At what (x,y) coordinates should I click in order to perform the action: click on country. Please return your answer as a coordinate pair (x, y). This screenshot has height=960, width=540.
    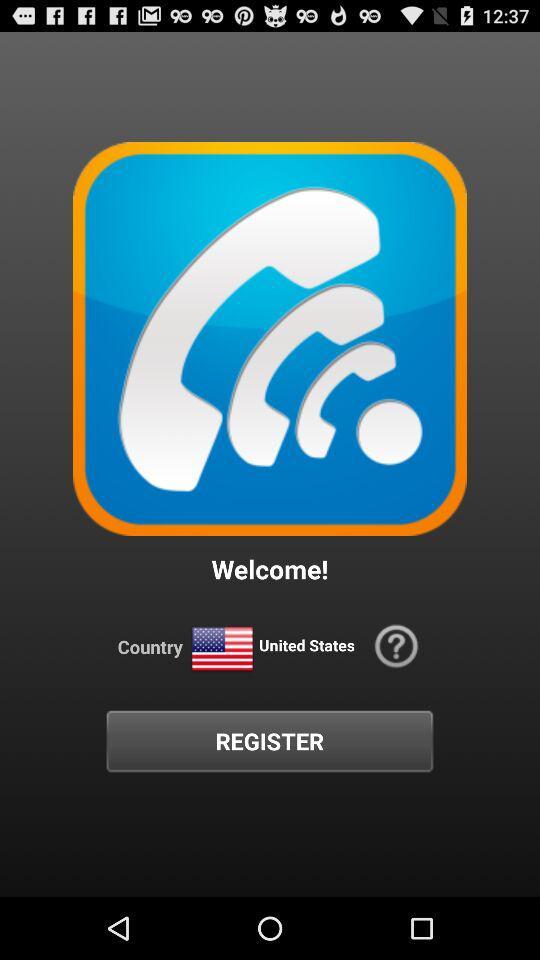
    Looking at the image, I should click on (221, 648).